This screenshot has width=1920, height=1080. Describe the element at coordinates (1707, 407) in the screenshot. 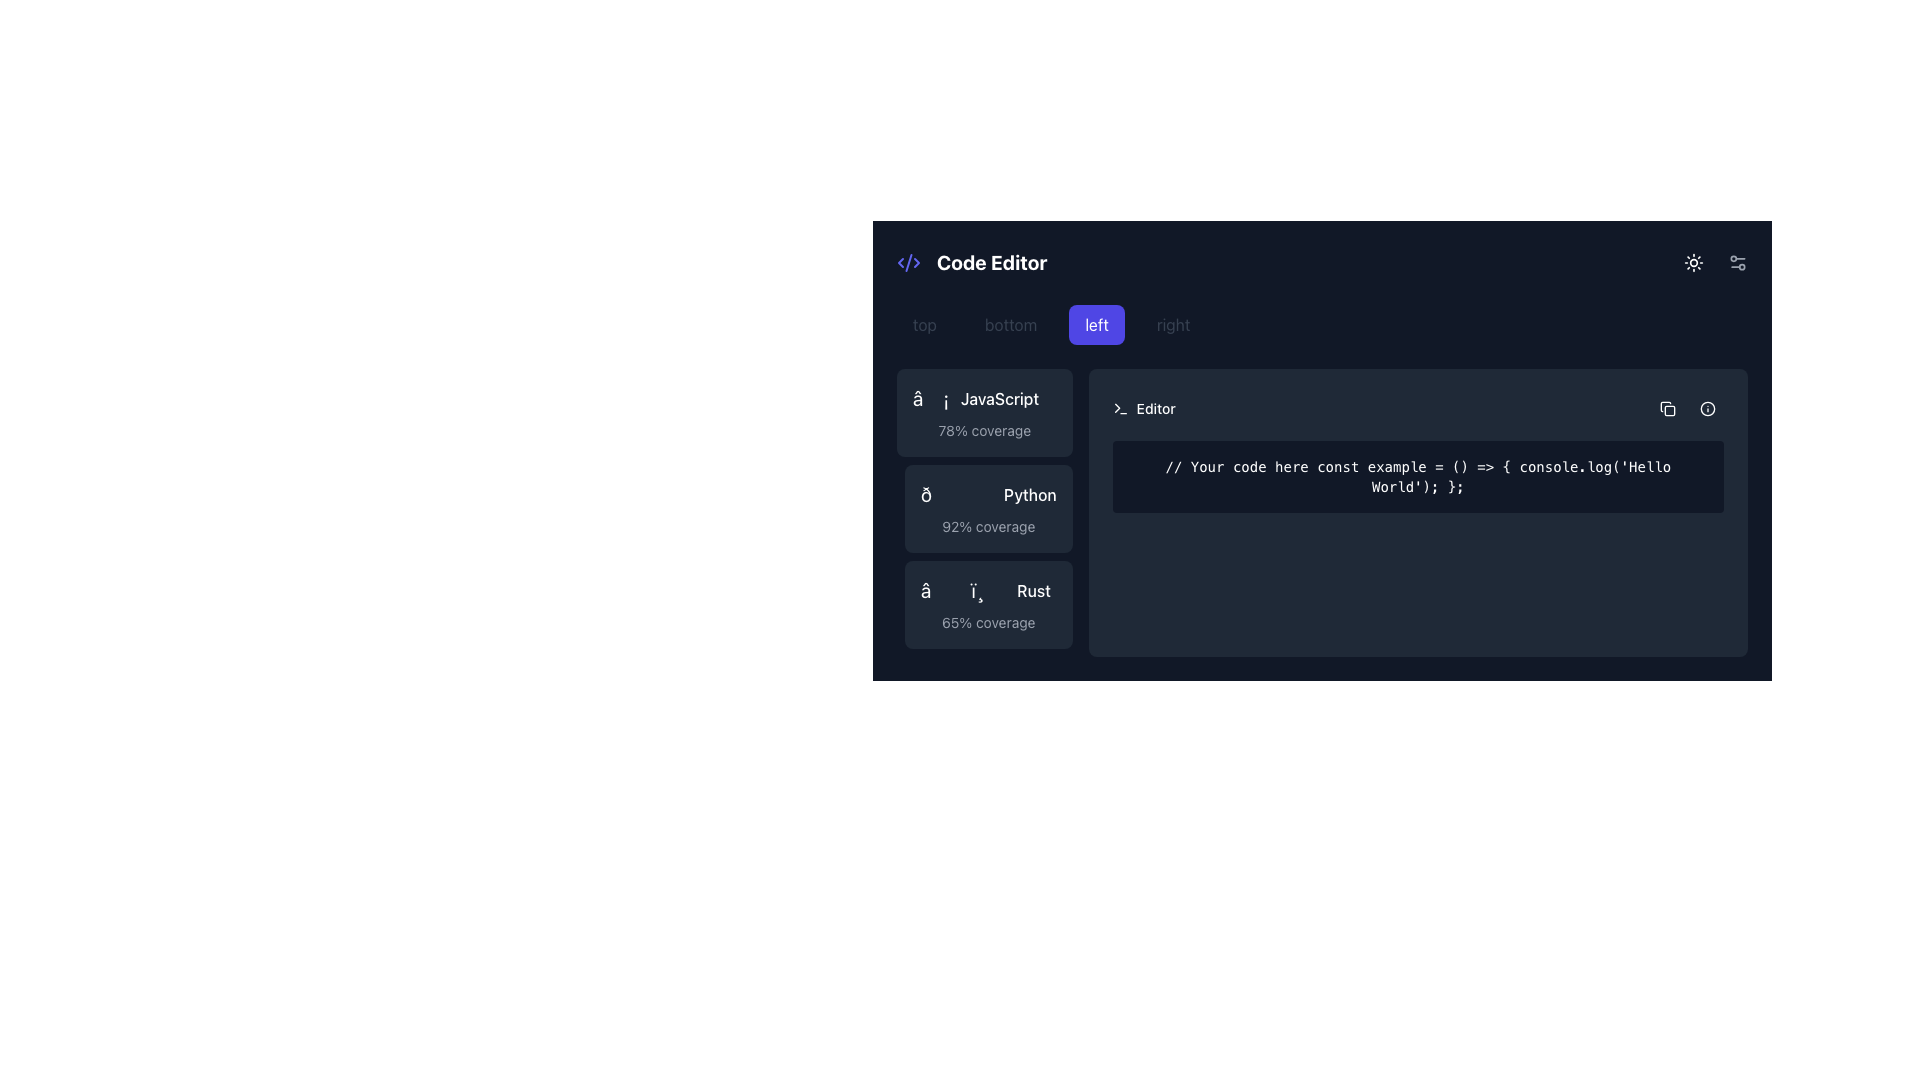

I see `the circular shape representing the information icon, which is visually isolated and located in the top-right corner of the interface` at that location.